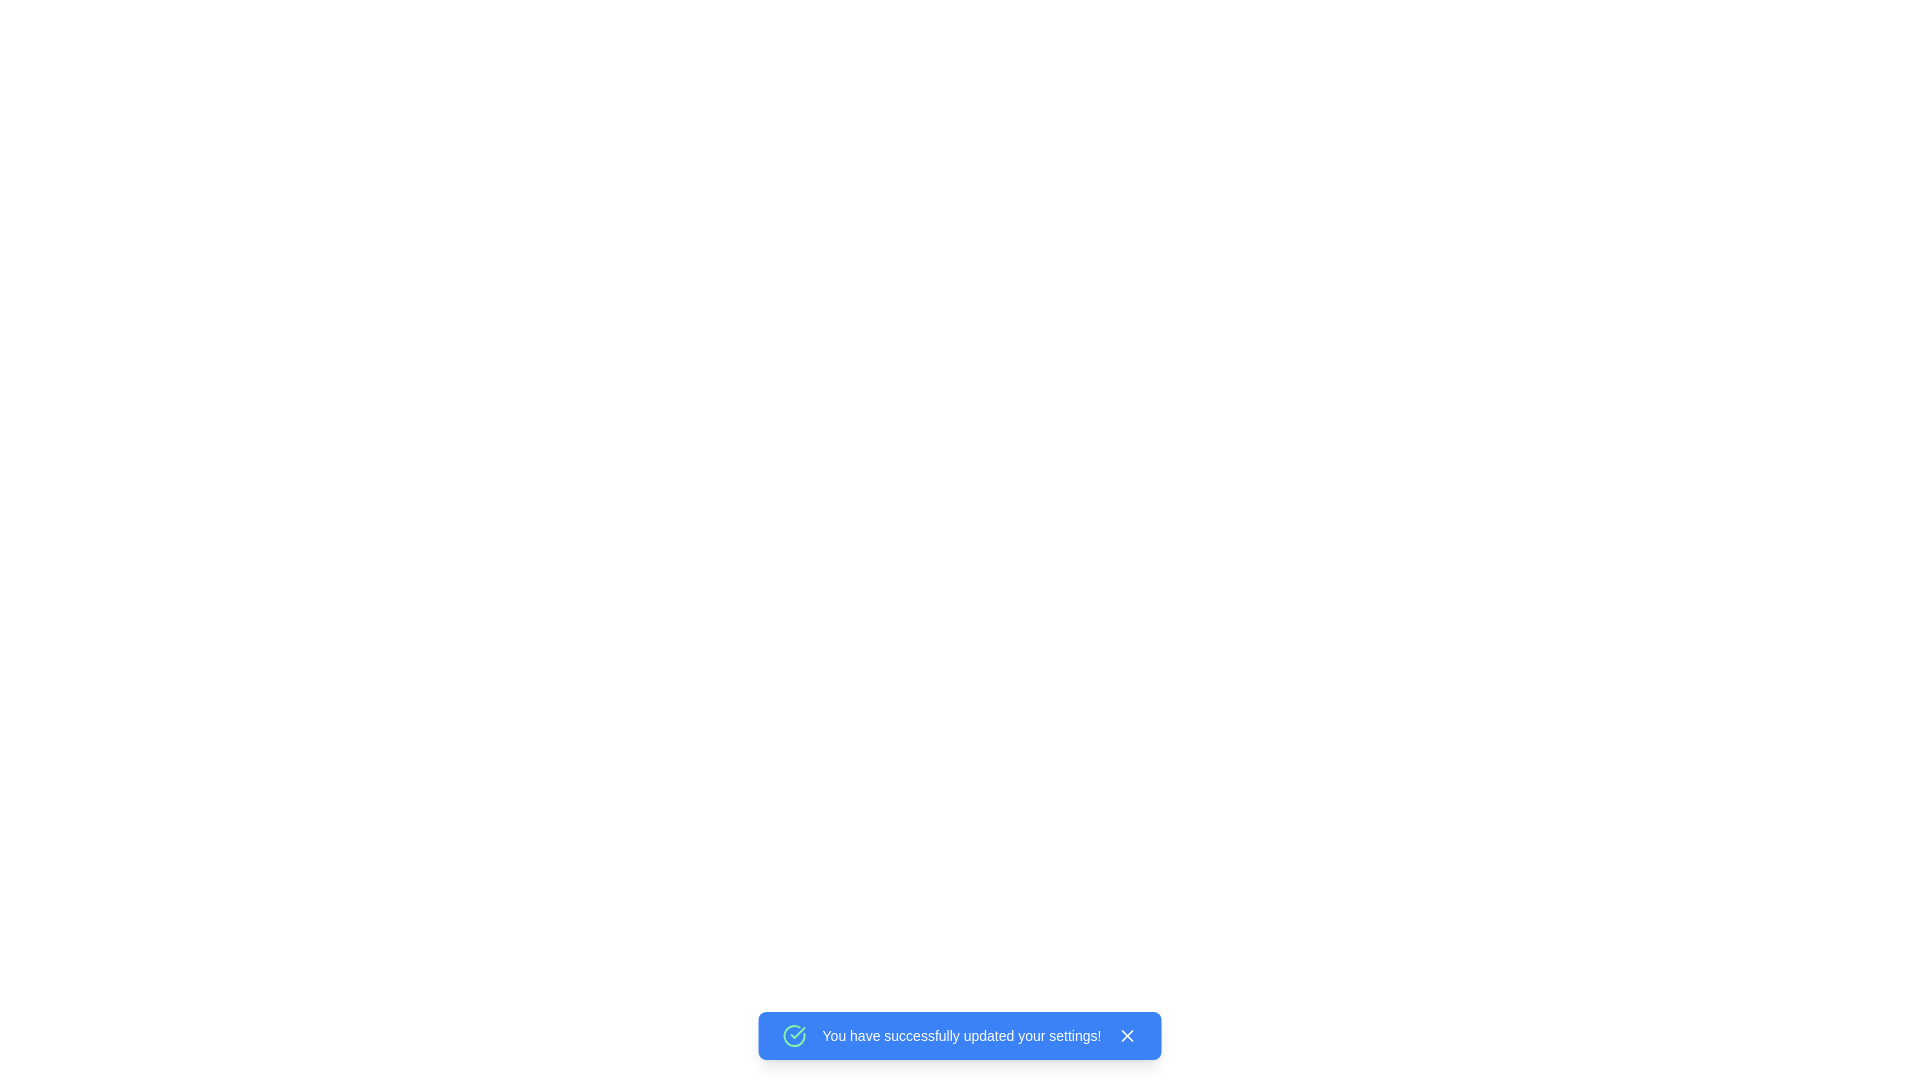 The image size is (1920, 1080). I want to click on the Close Button Icon that resembles the letter 'X', located in the bottom-right corner of a blue notification bar, so click(1127, 1035).